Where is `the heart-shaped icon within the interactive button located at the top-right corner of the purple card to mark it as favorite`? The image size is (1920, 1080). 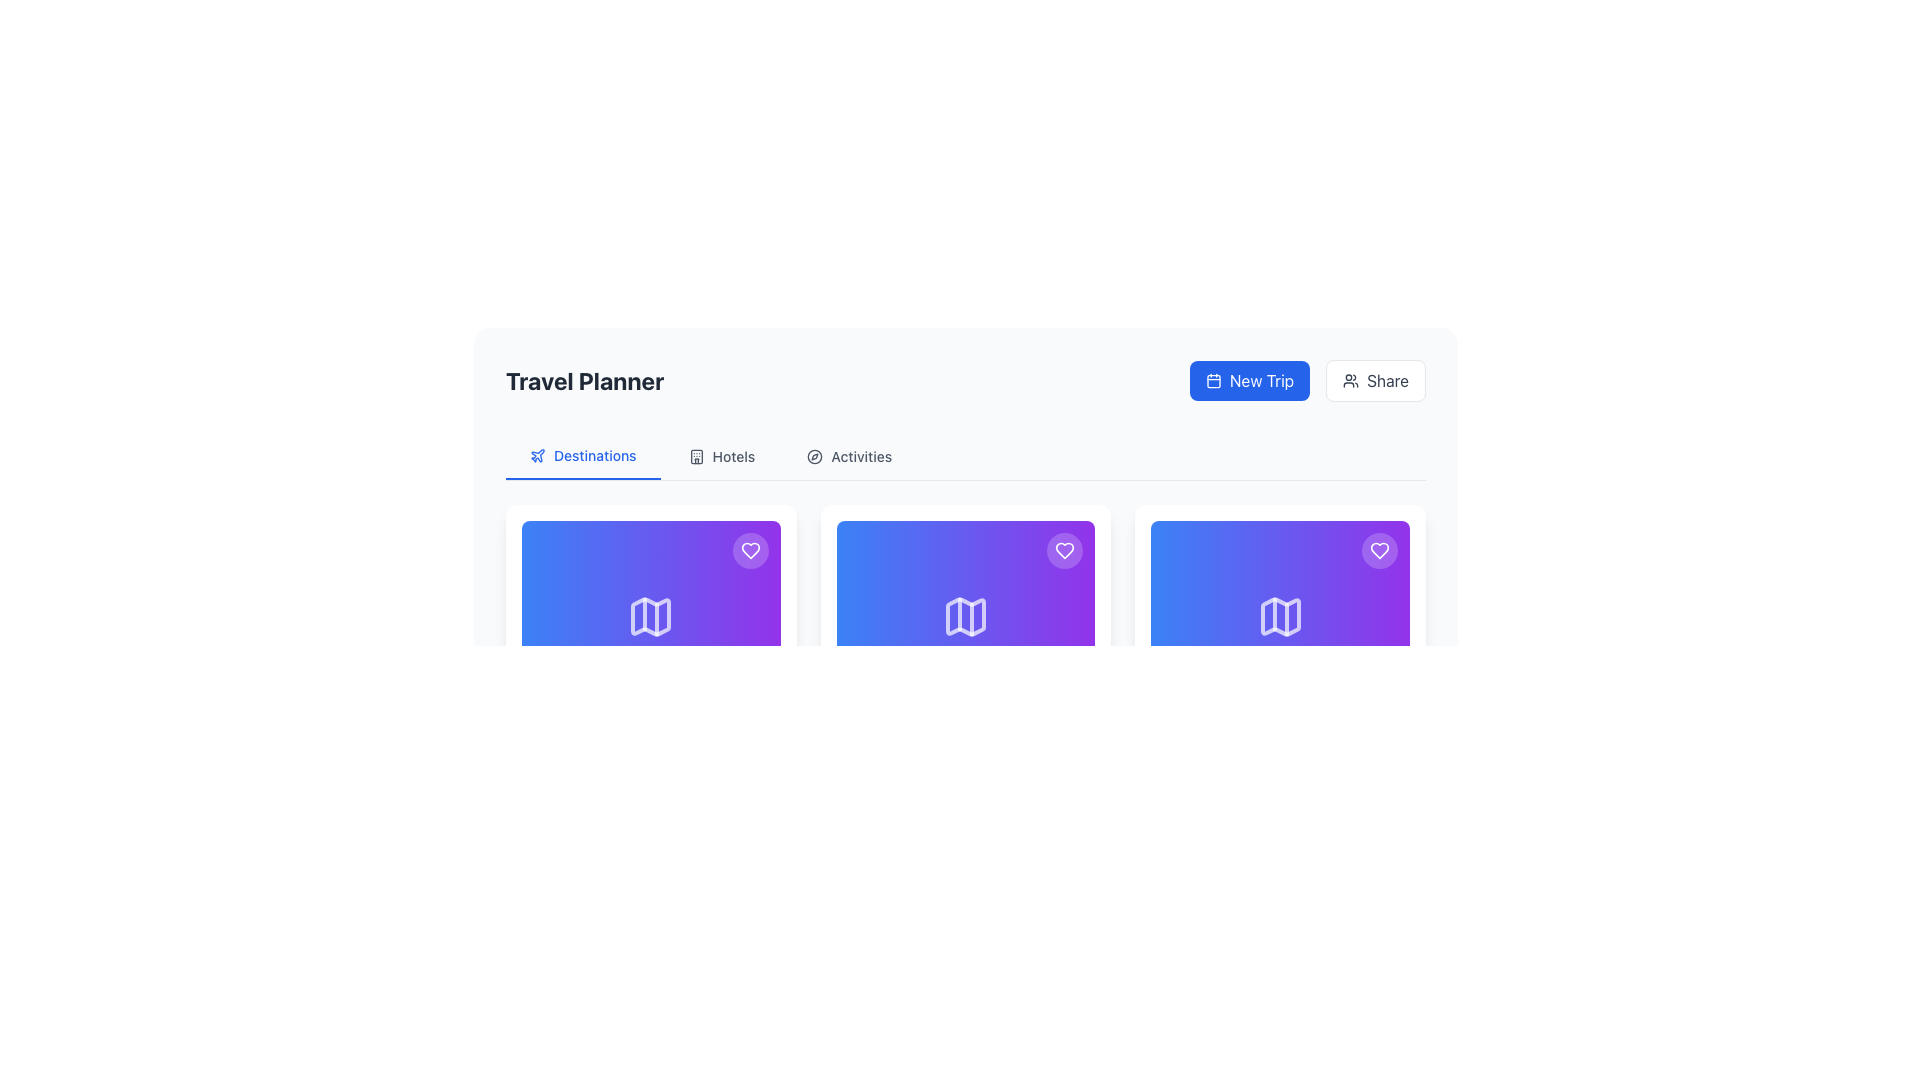 the heart-shaped icon within the interactive button located at the top-right corner of the purple card to mark it as favorite is located at coordinates (1064, 551).